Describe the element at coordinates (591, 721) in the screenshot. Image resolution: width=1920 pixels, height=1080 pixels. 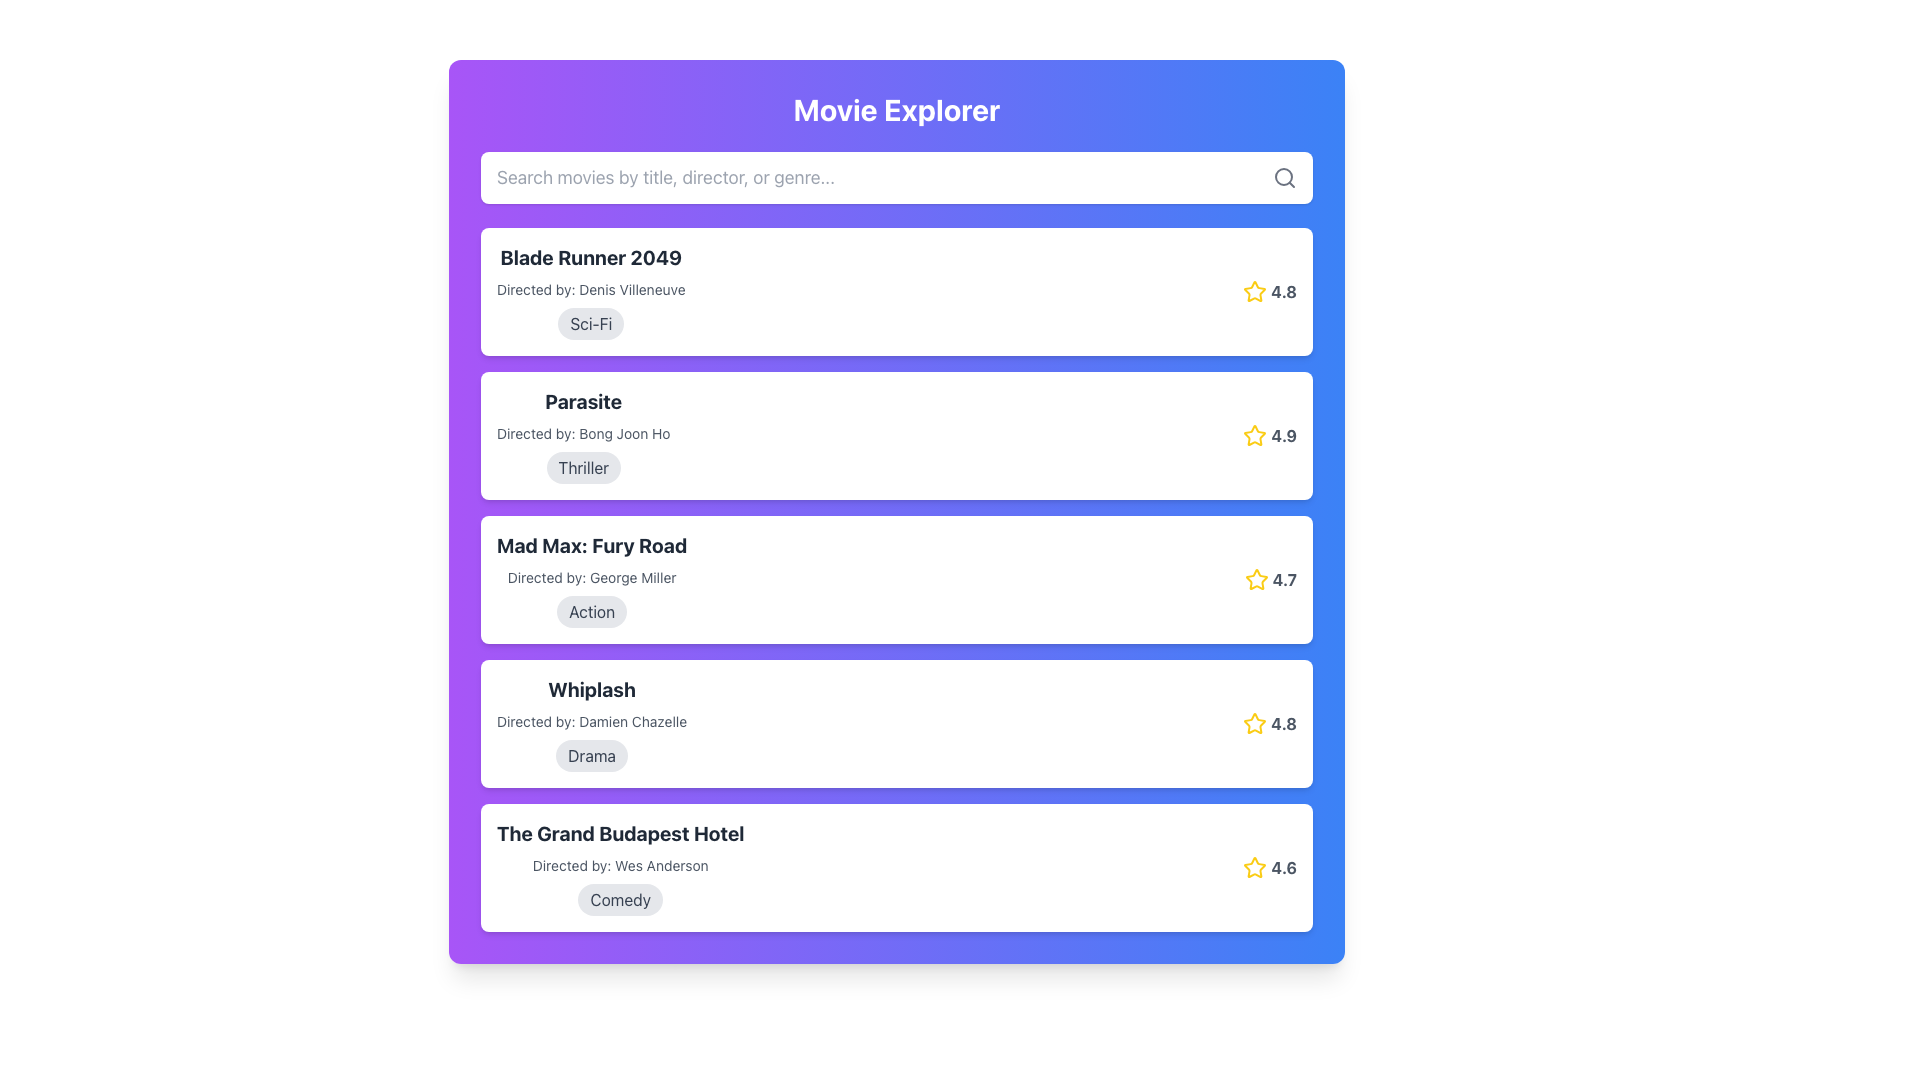
I see `the static text label that provides information about the director of the movie 'Whiplash', positioned below the movie title and above the tag labeled 'Drama'` at that location.